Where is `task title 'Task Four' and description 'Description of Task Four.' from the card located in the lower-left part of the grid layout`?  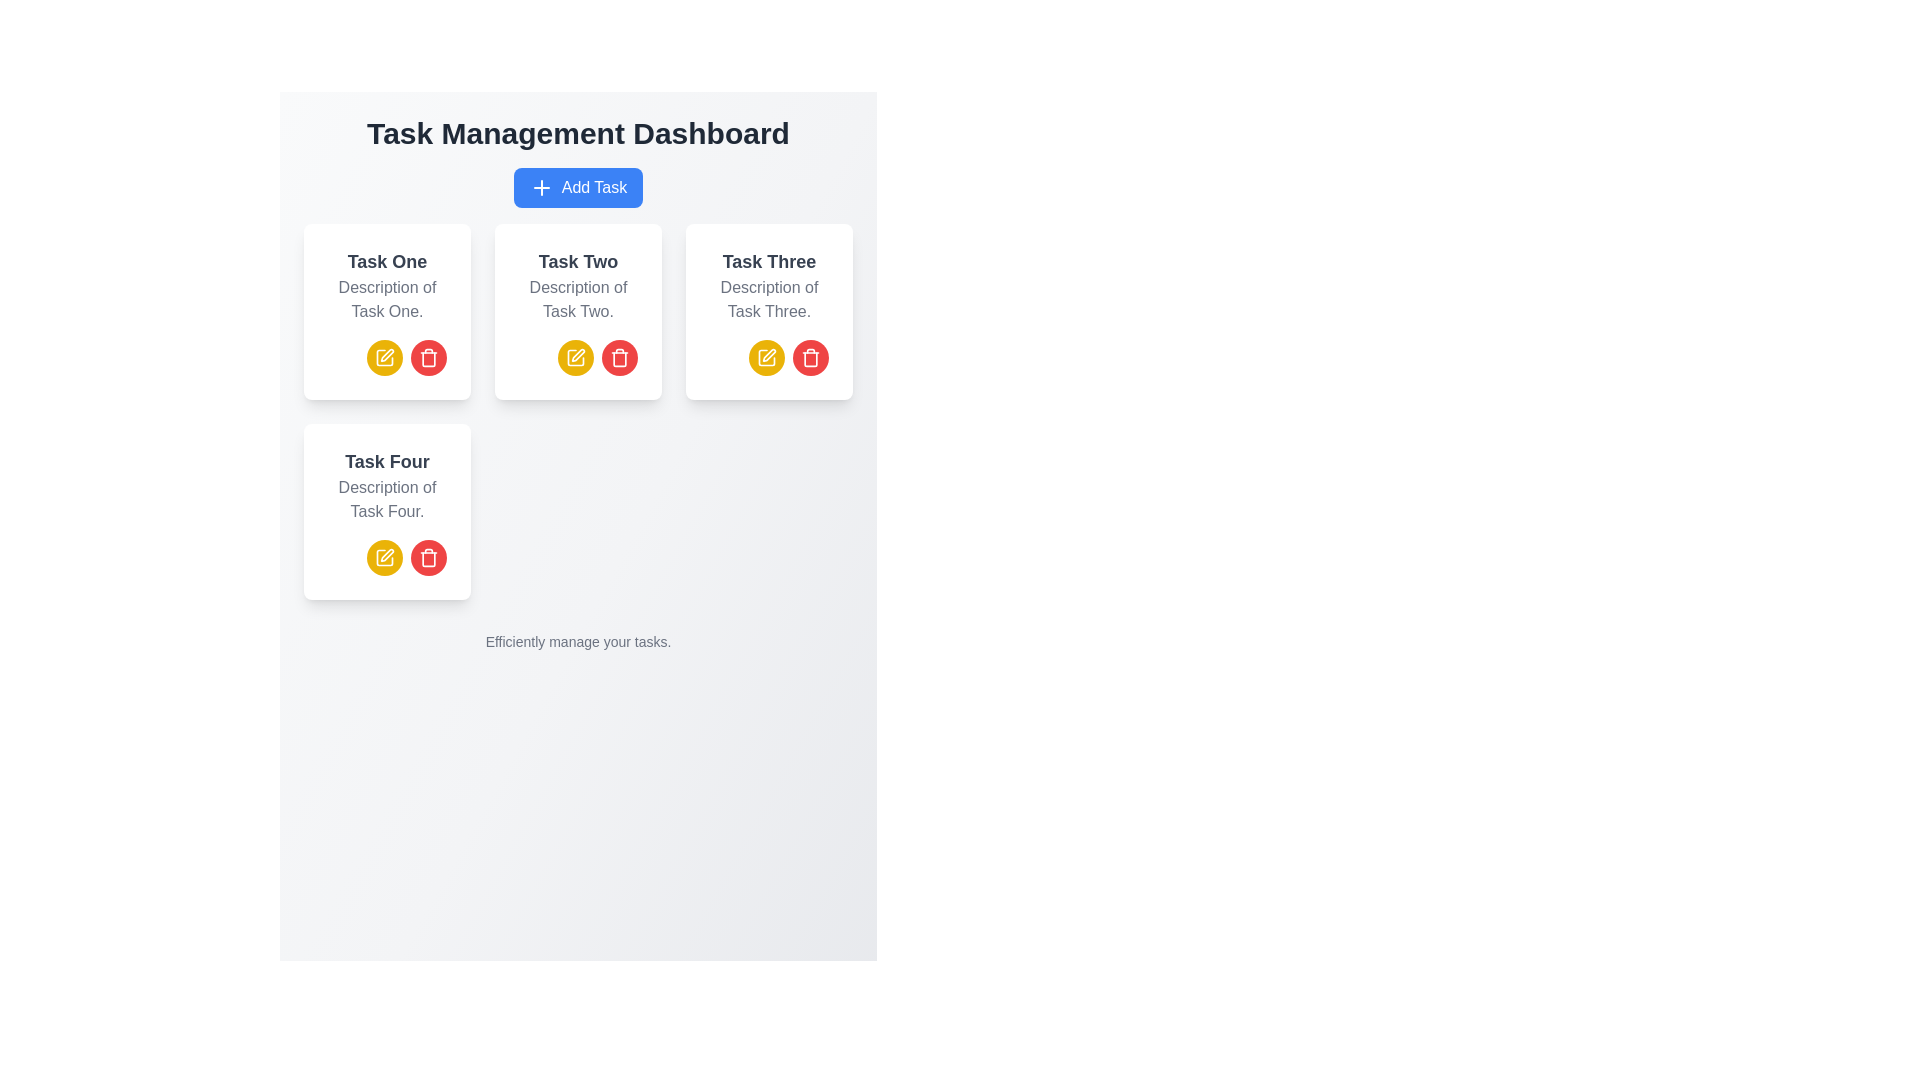
task title 'Task Four' and description 'Description of Task Four.' from the card located in the lower-left part of the grid layout is located at coordinates (387, 511).